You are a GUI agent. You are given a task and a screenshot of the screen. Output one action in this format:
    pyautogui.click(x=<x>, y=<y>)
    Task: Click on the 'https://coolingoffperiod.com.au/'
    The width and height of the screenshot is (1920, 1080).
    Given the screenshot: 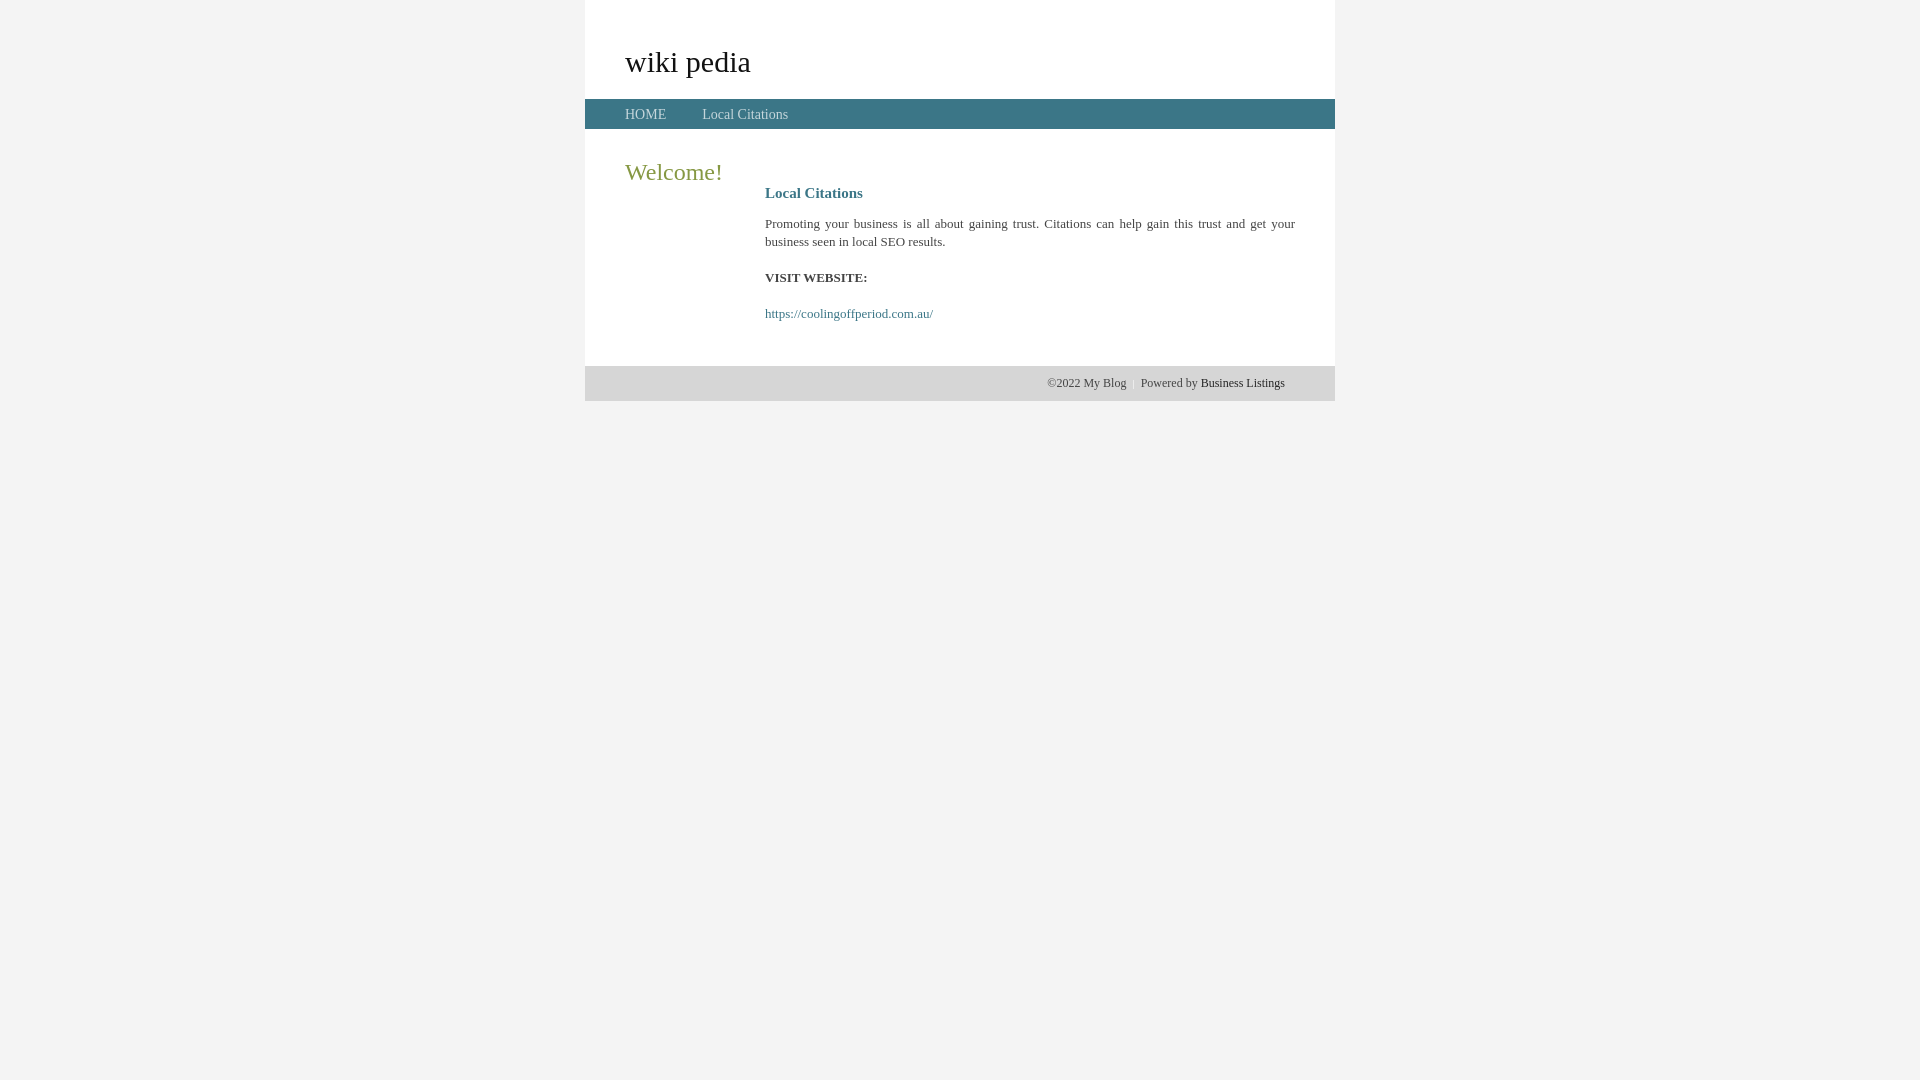 What is the action you would take?
    pyautogui.click(x=849, y=313)
    